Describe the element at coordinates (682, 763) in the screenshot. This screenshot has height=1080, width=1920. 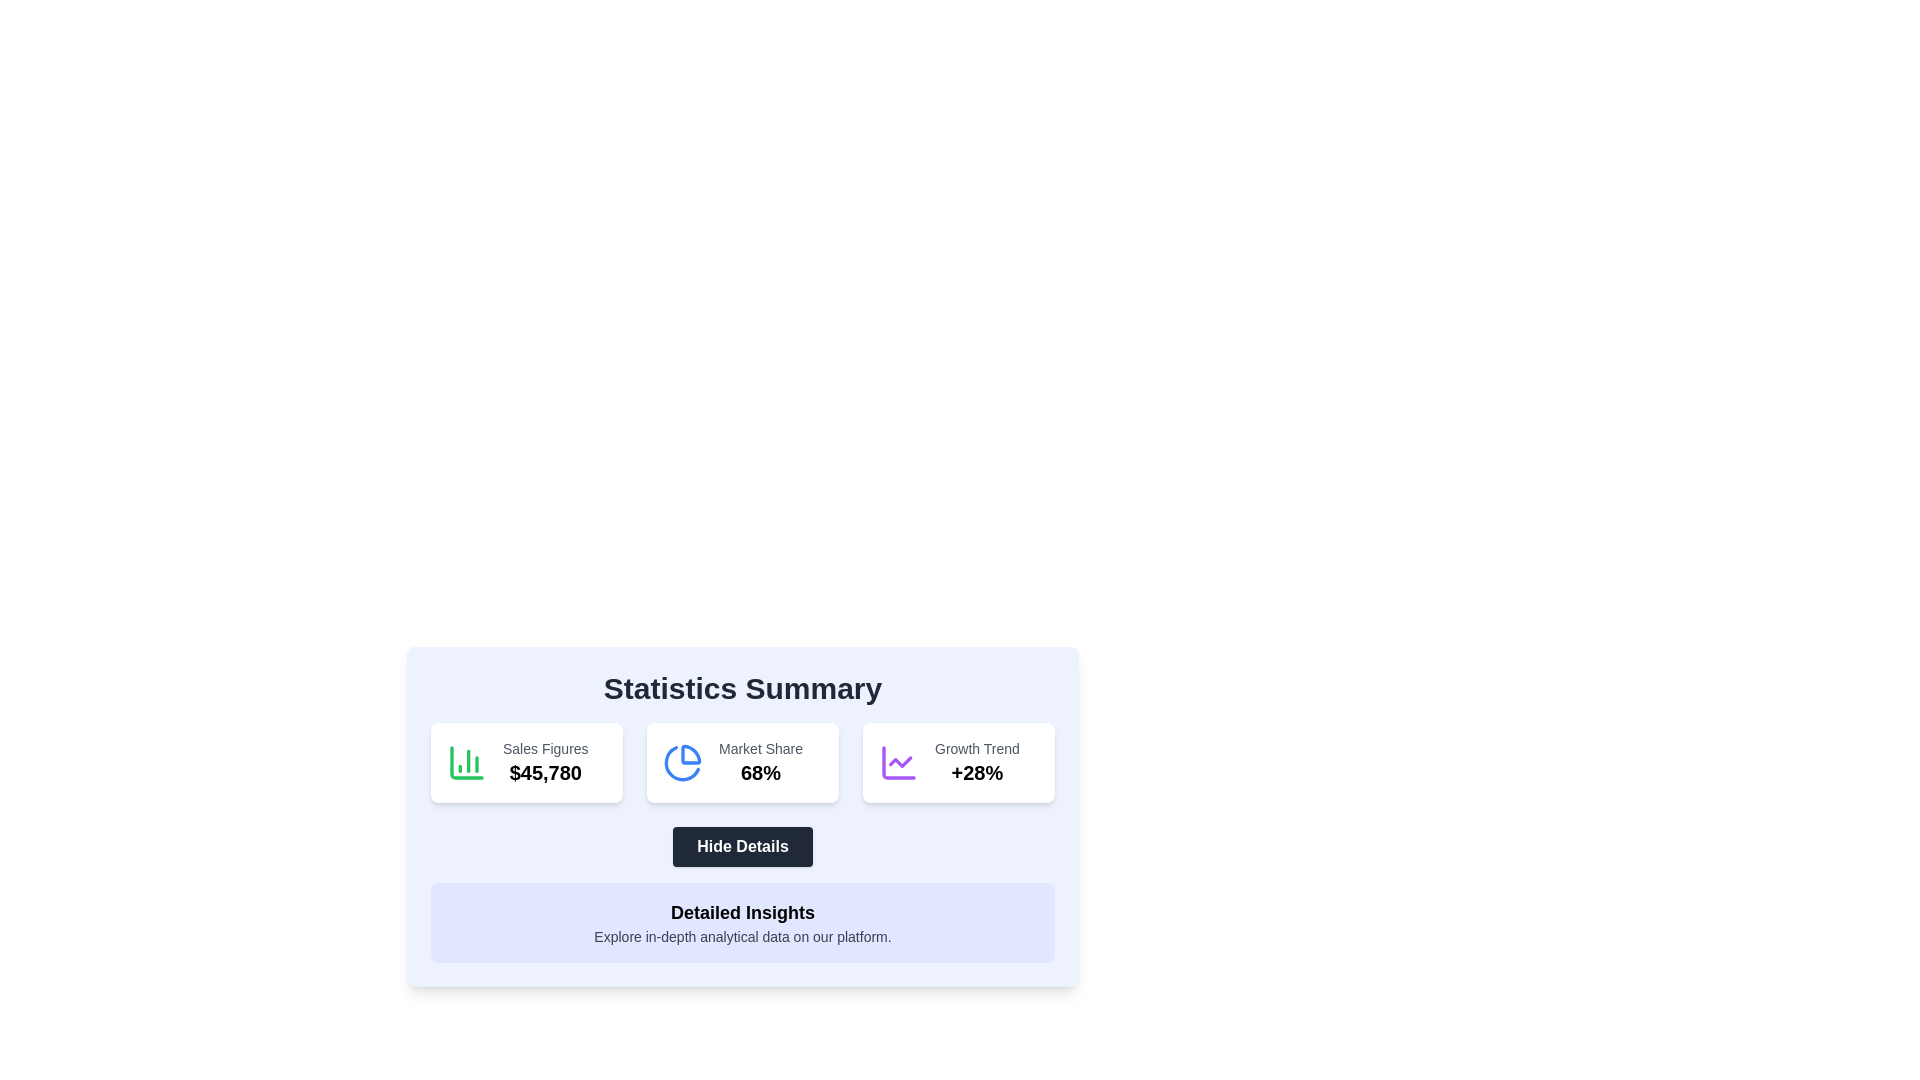
I see `the central pie chart icon in the Statistics Summary card, which visually represents market share data and is located above the 'Hide Details' button` at that location.